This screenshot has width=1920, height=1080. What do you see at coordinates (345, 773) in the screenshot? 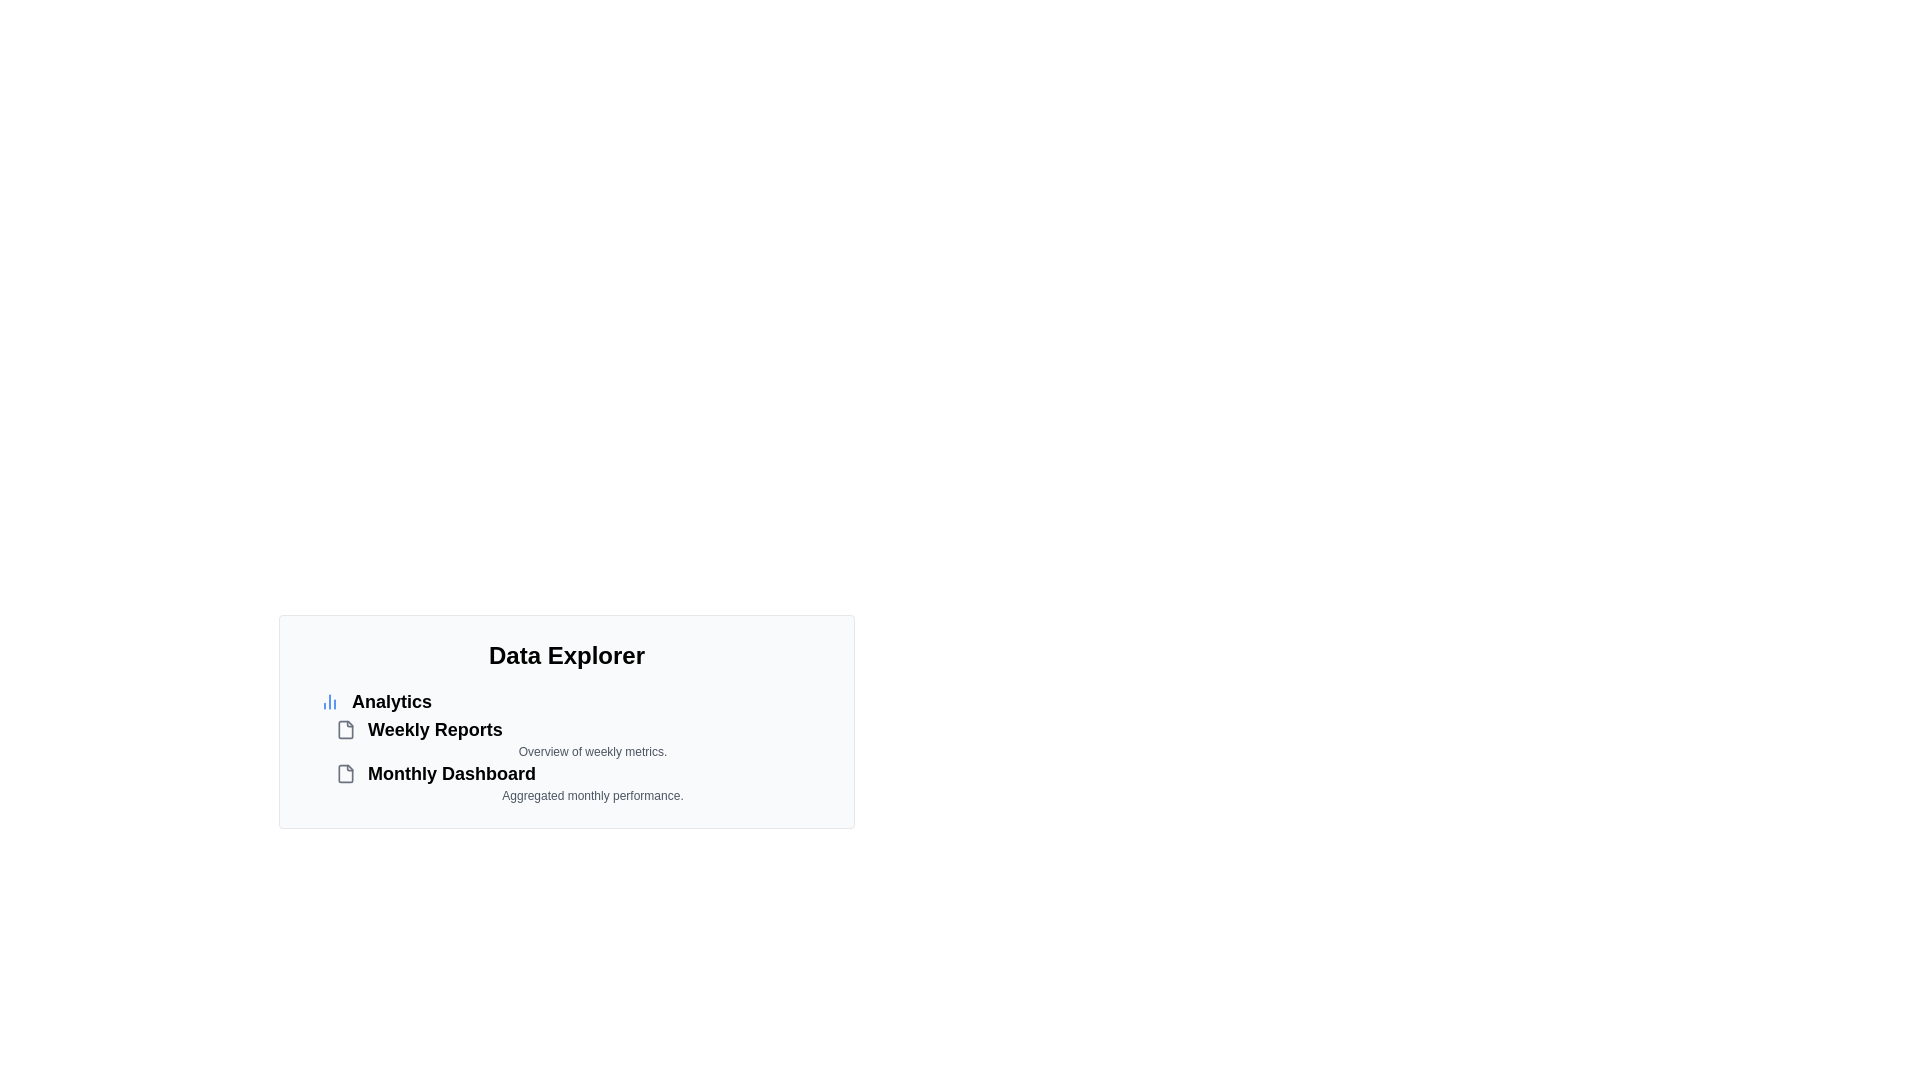
I see `the left-hand side part of the document icon representing 'Monthly Dashboard', positioned below the 'Weekly Reports' row` at bounding box center [345, 773].